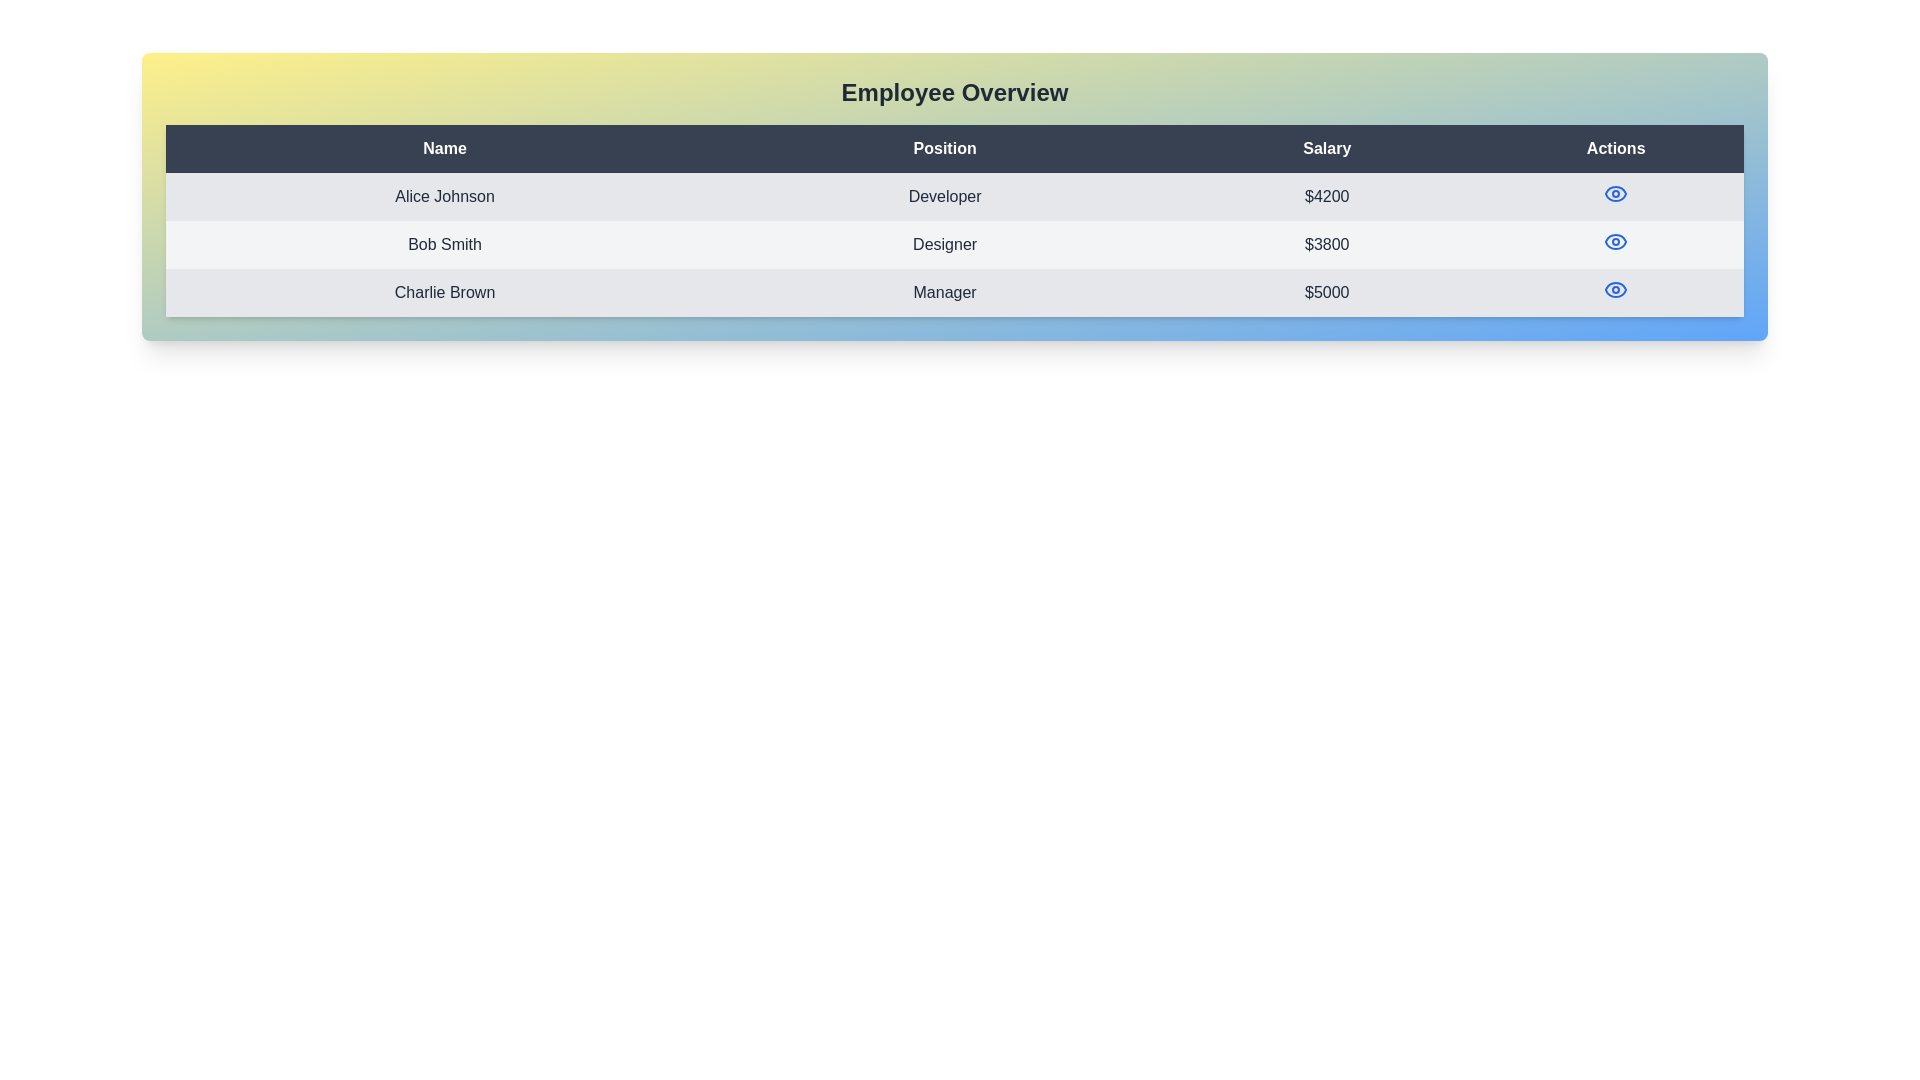 Image resolution: width=1920 pixels, height=1080 pixels. Describe the element at coordinates (944, 244) in the screenshot. I see `the text indicating the job position of 'Bob Smith' located in the second row of the table under the 'Position' column` at that location.